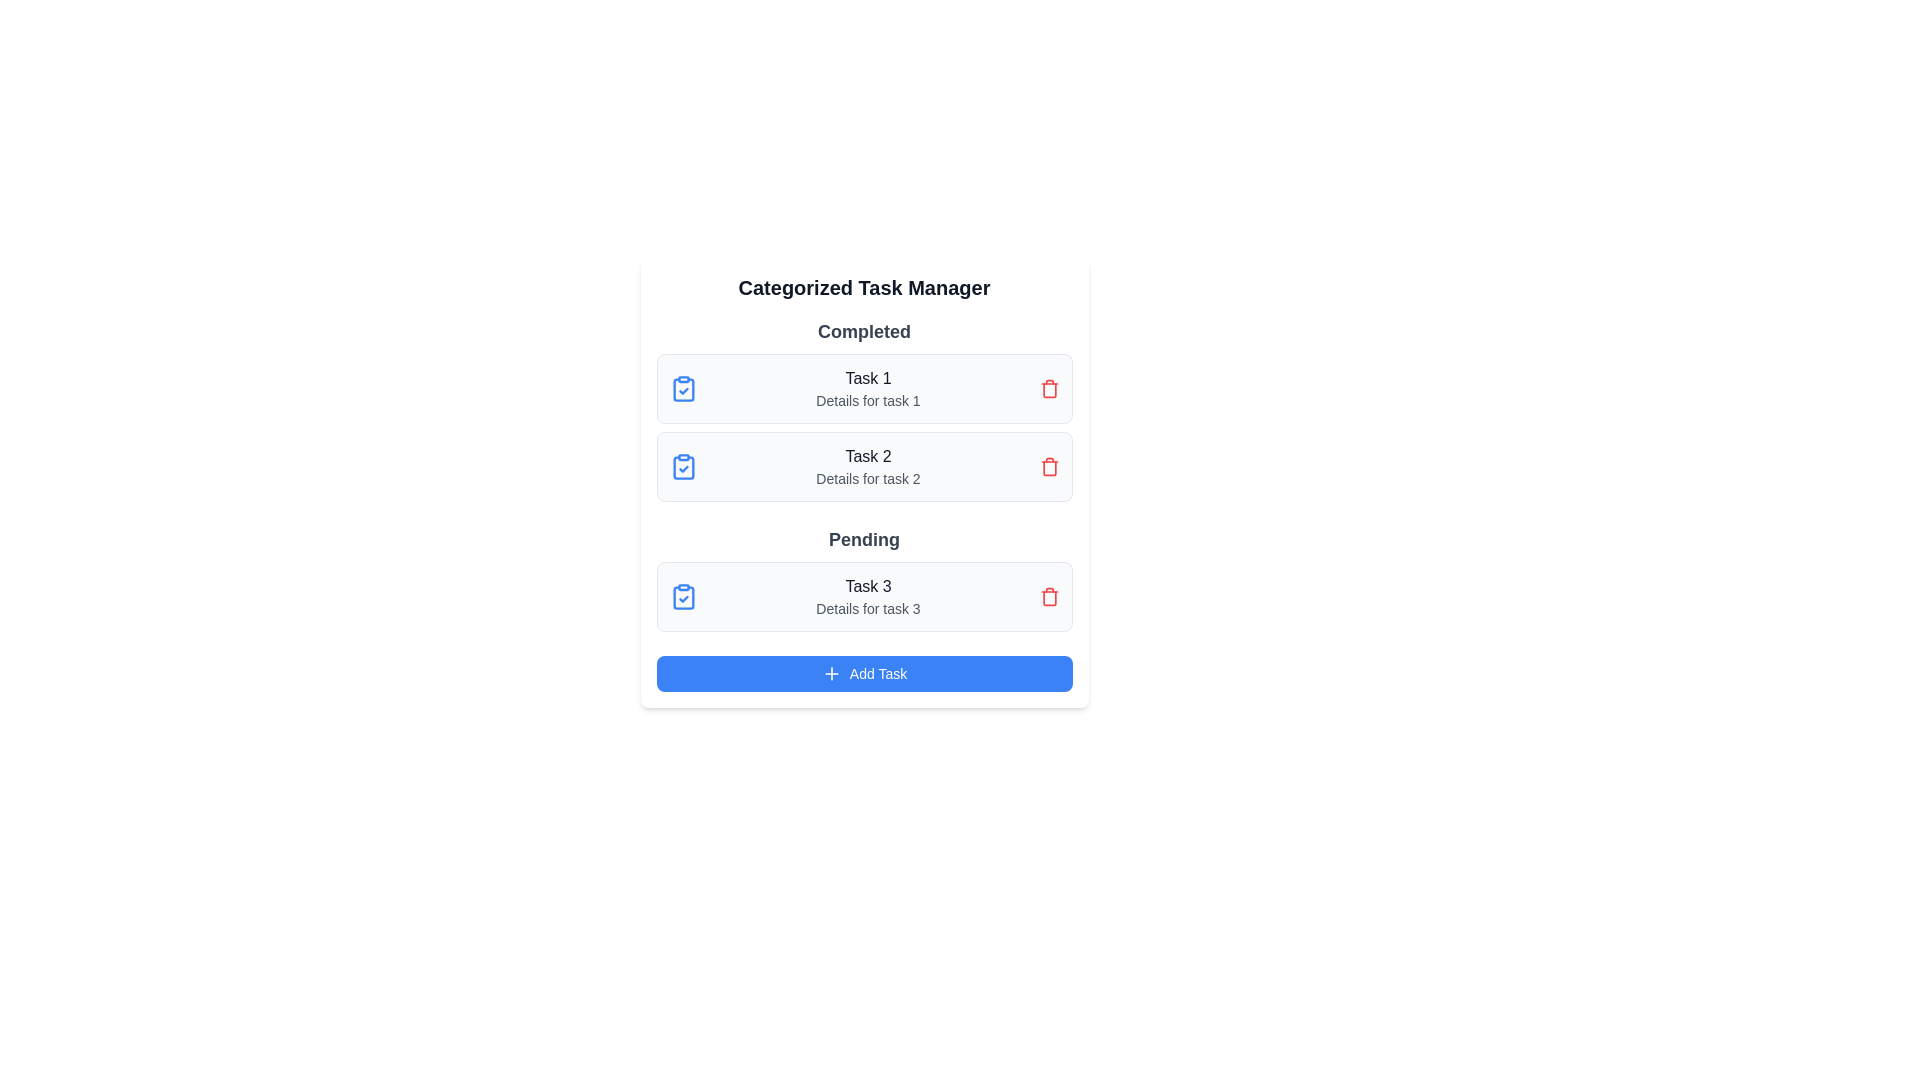 The width and height of the screenshot is (1920, 1080). What do you see at coordinates (864, 540) in the screenshot?
I see `the category title Pending to focus on it` at bounding box center [864, 540].